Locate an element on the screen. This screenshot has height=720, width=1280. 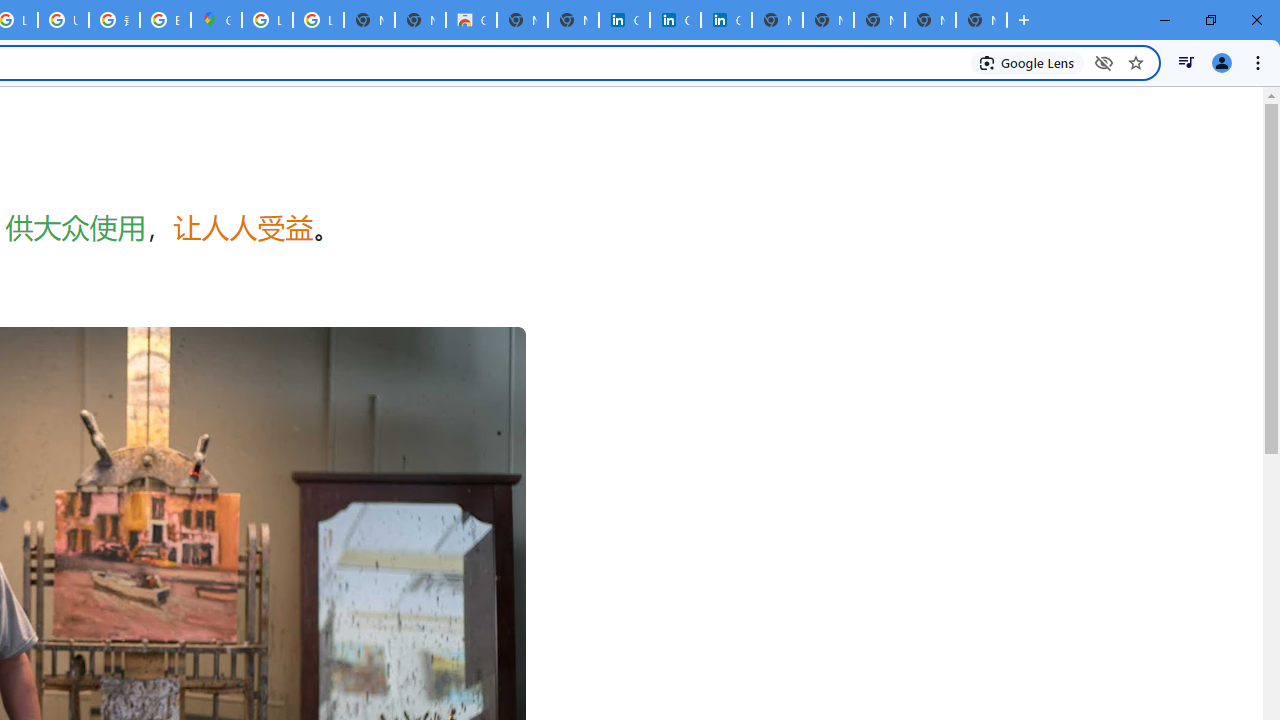
'Control your music, videos, and more' is located at coordinates (1185, 61).